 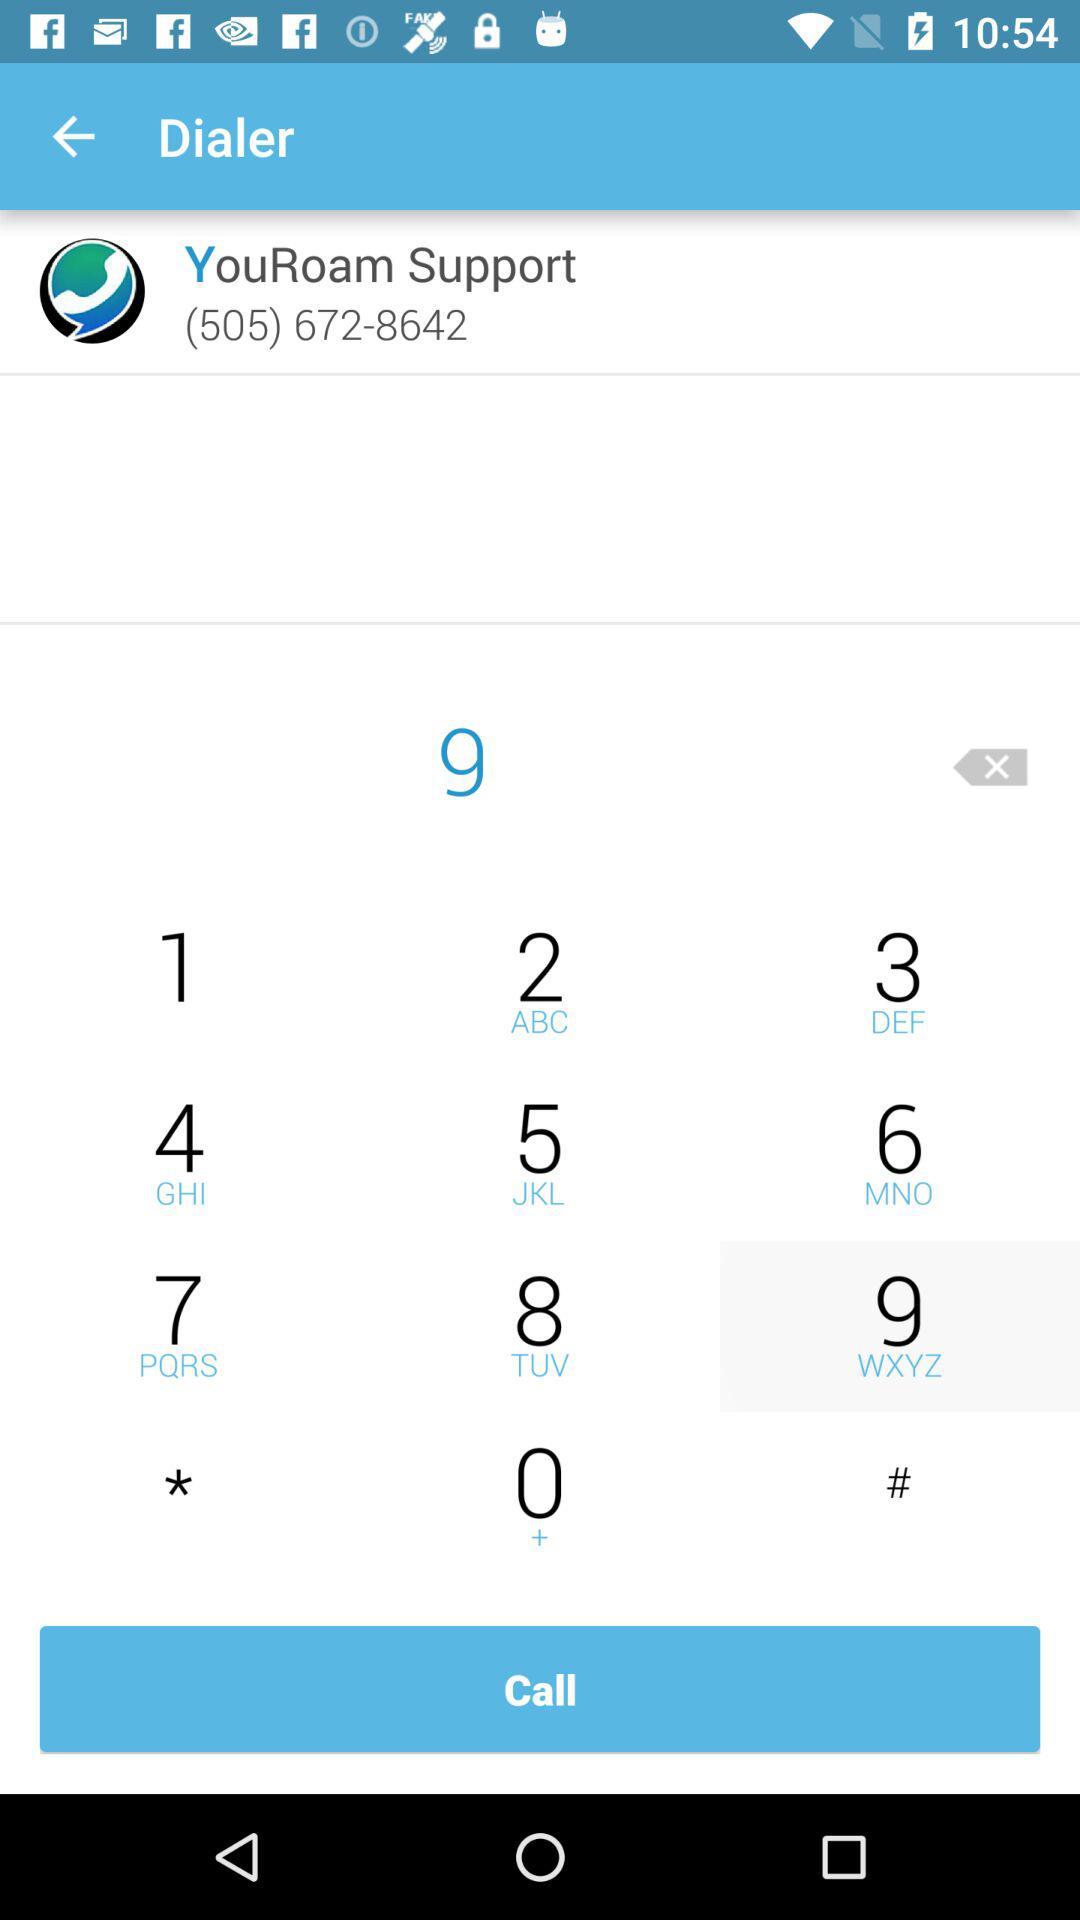 I want to click on click the number 3, so click(x=898, y=982).